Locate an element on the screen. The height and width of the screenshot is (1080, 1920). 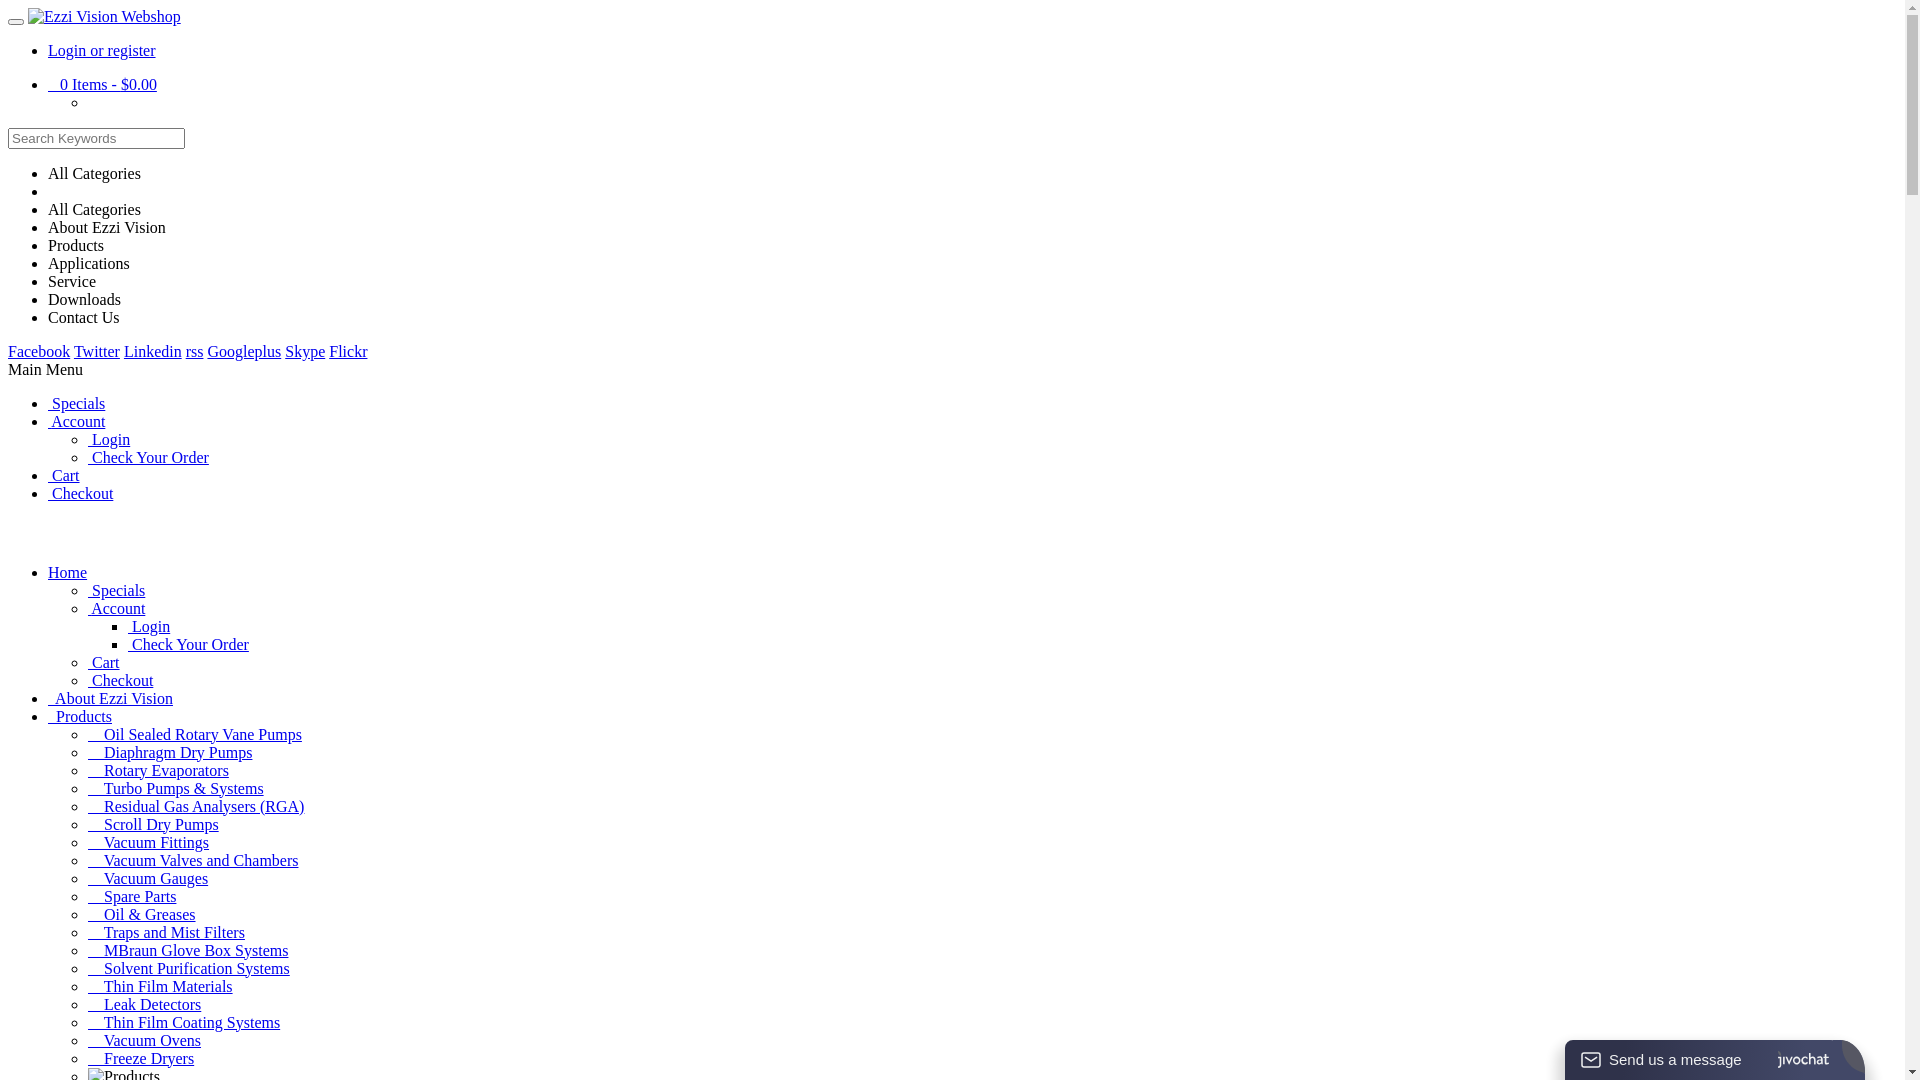
'Ezzi Vision Webshop' is located at coordinates (103, 16).